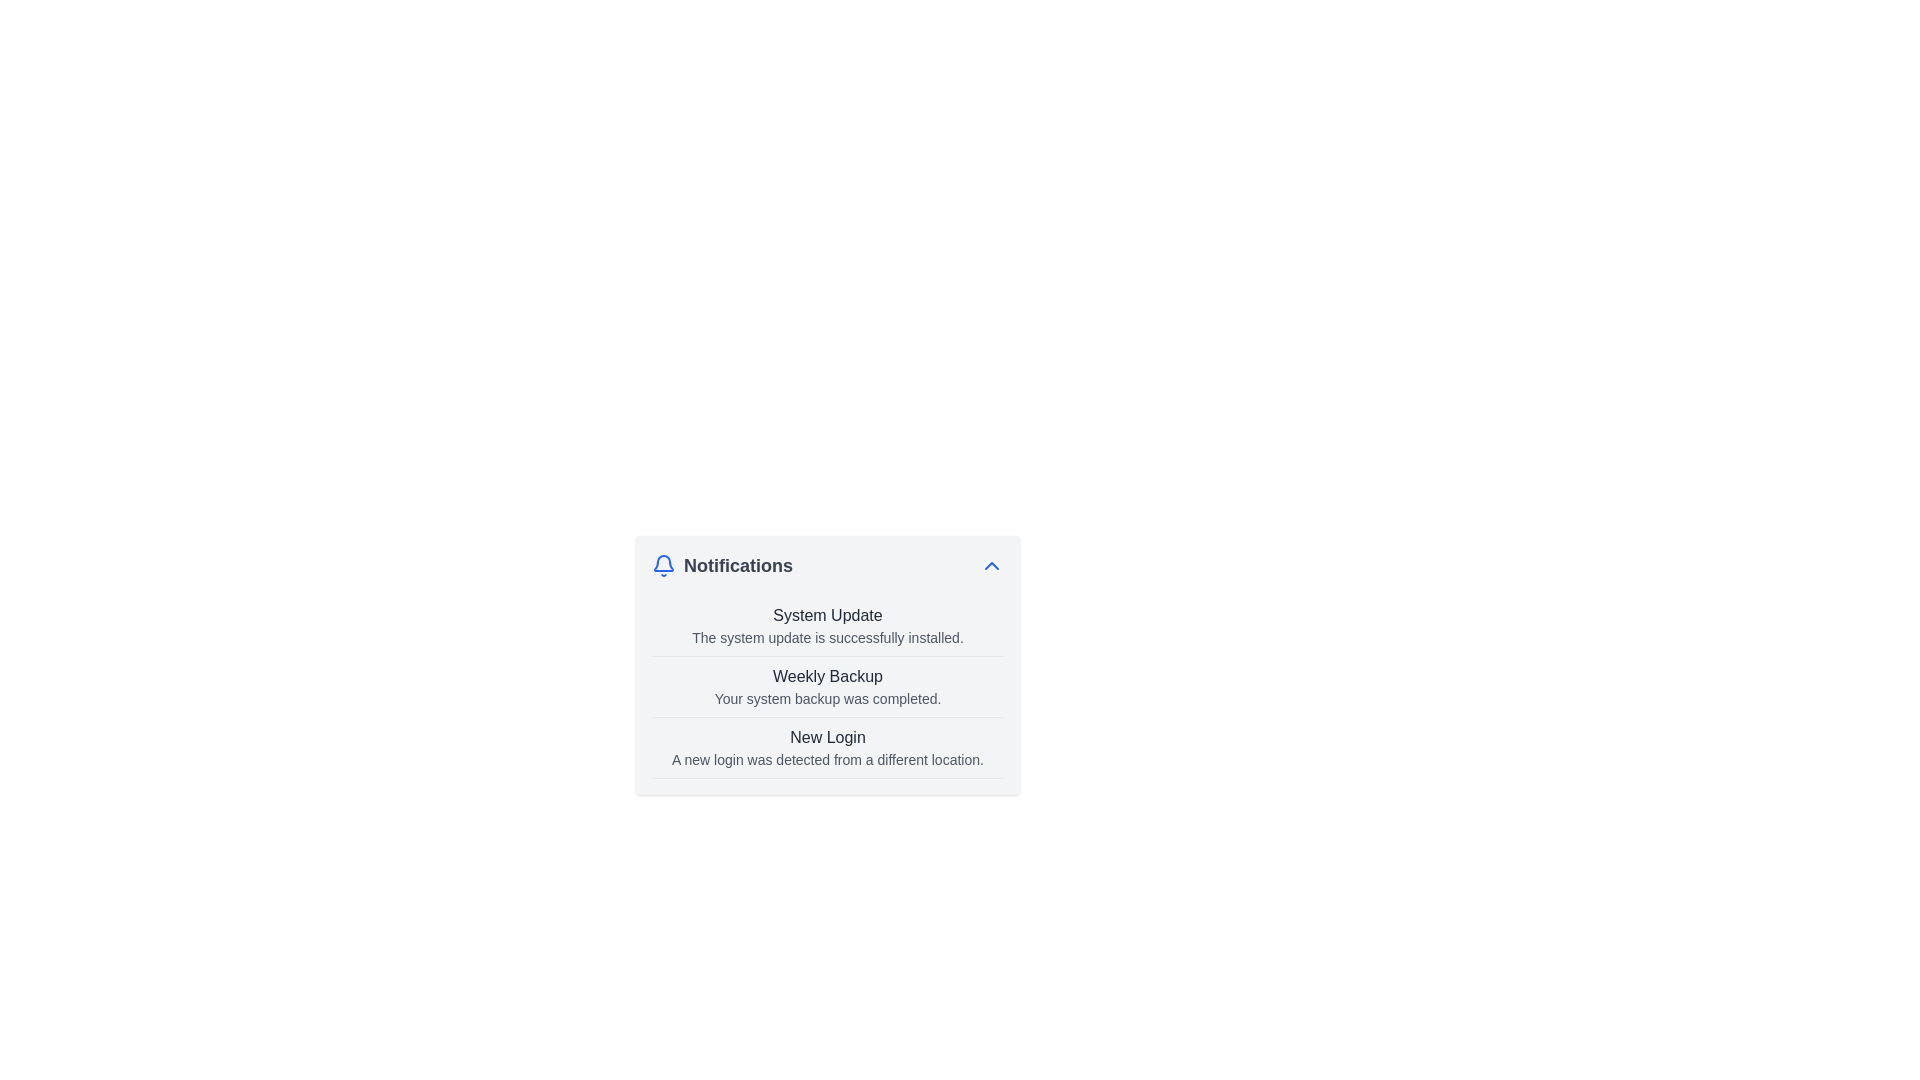  I want to click on the text label displaying 'Weekly Backup' in bold gray font, which is located in the second notification entry under the 'Notifications' section, so click(828, 676).